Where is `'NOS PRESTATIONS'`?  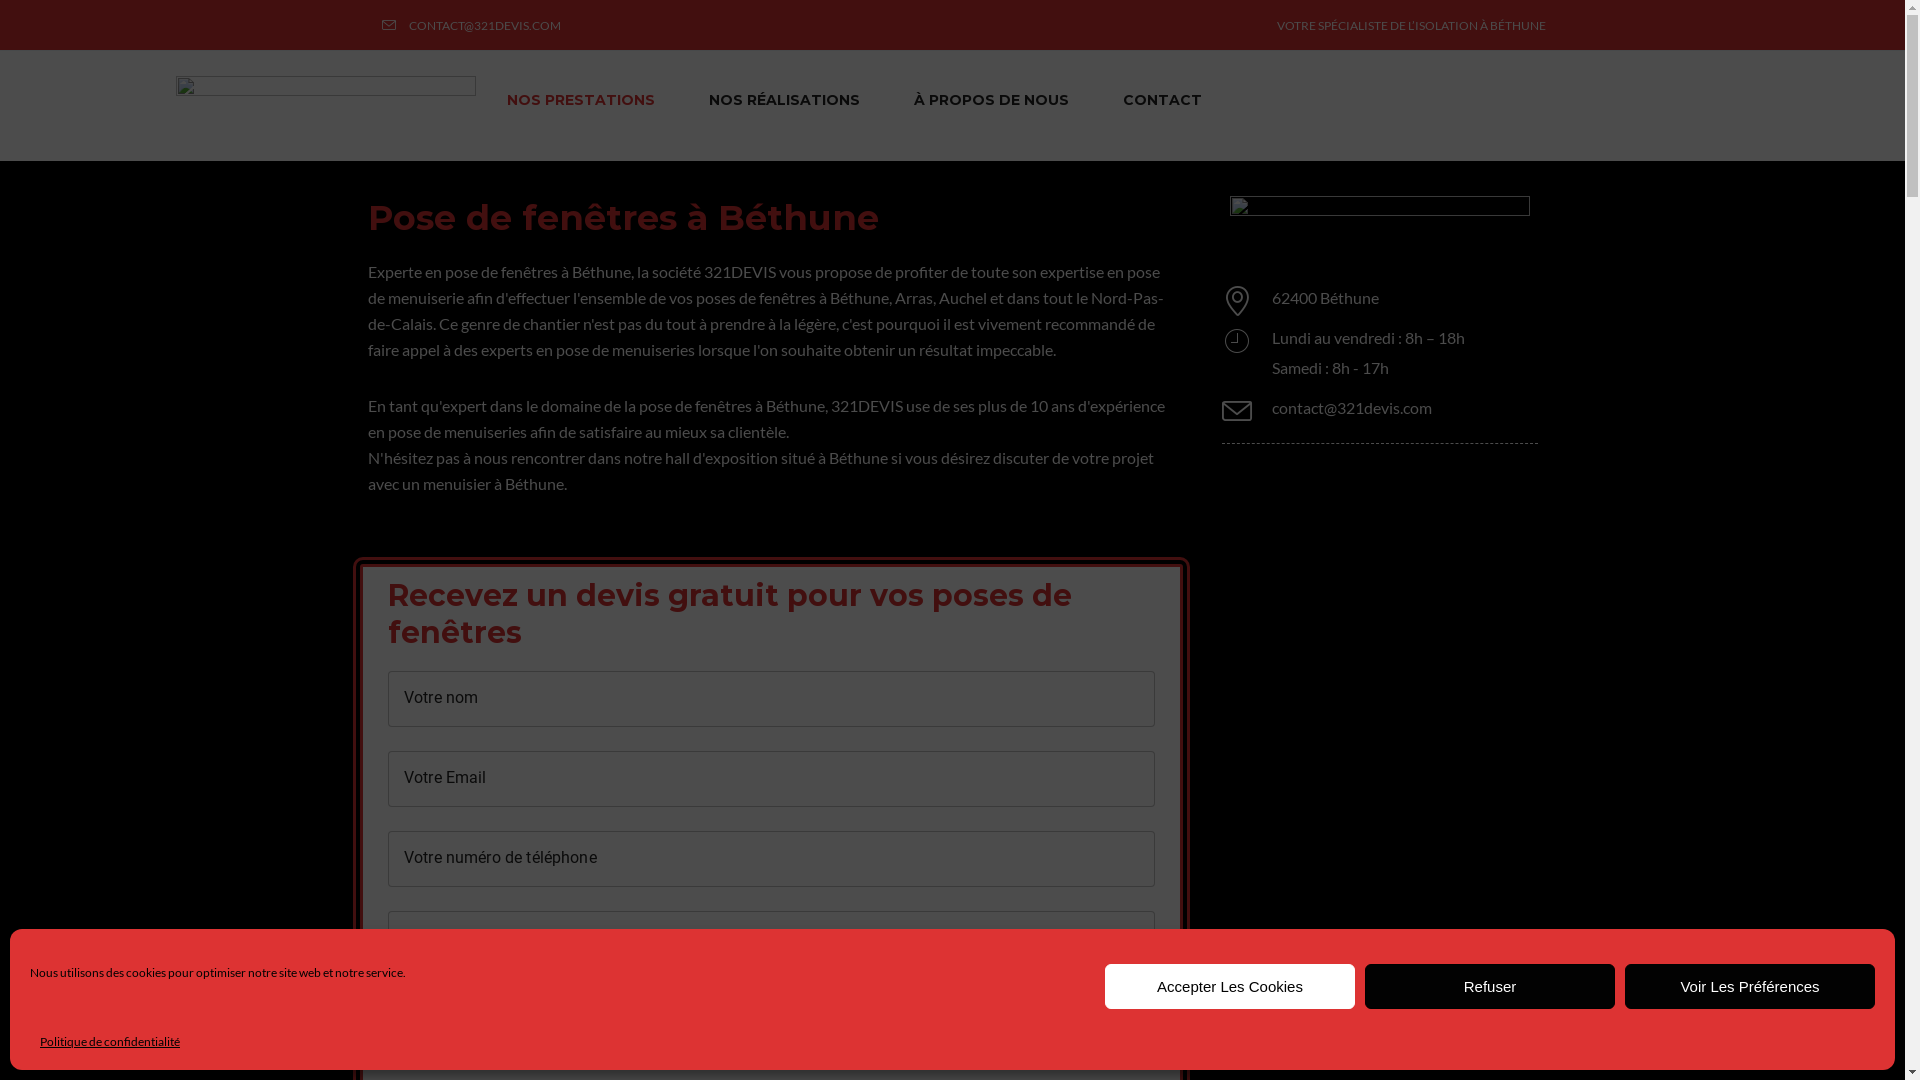
'NOS PRESTATIONS' is located at coordinates (579, 100).